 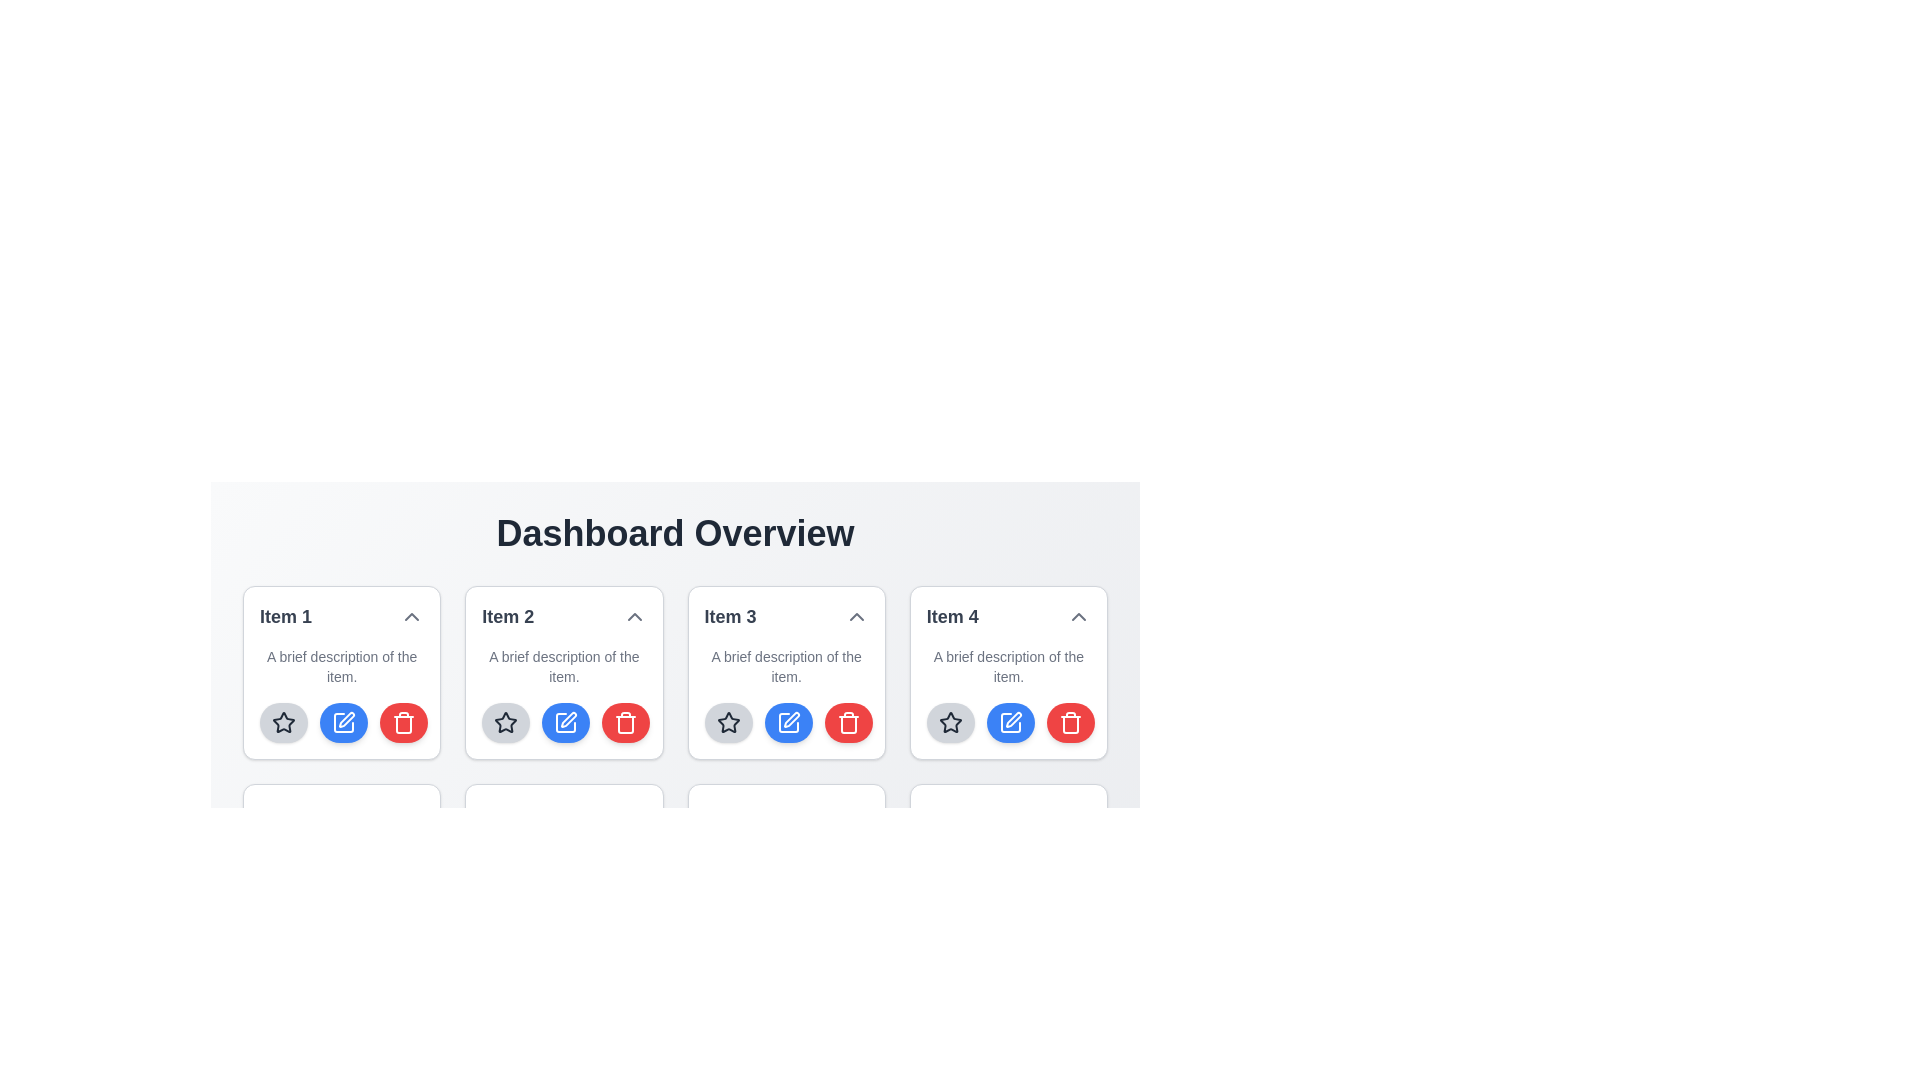 What do you see at coordinates (342, 722) in the screenshot?
I see `the edit button located within the 'Item 1' card, positioned between a gray button with a star icon and a red button with a trash icon, to observe a hover effect` at bounding box center [342, 722].